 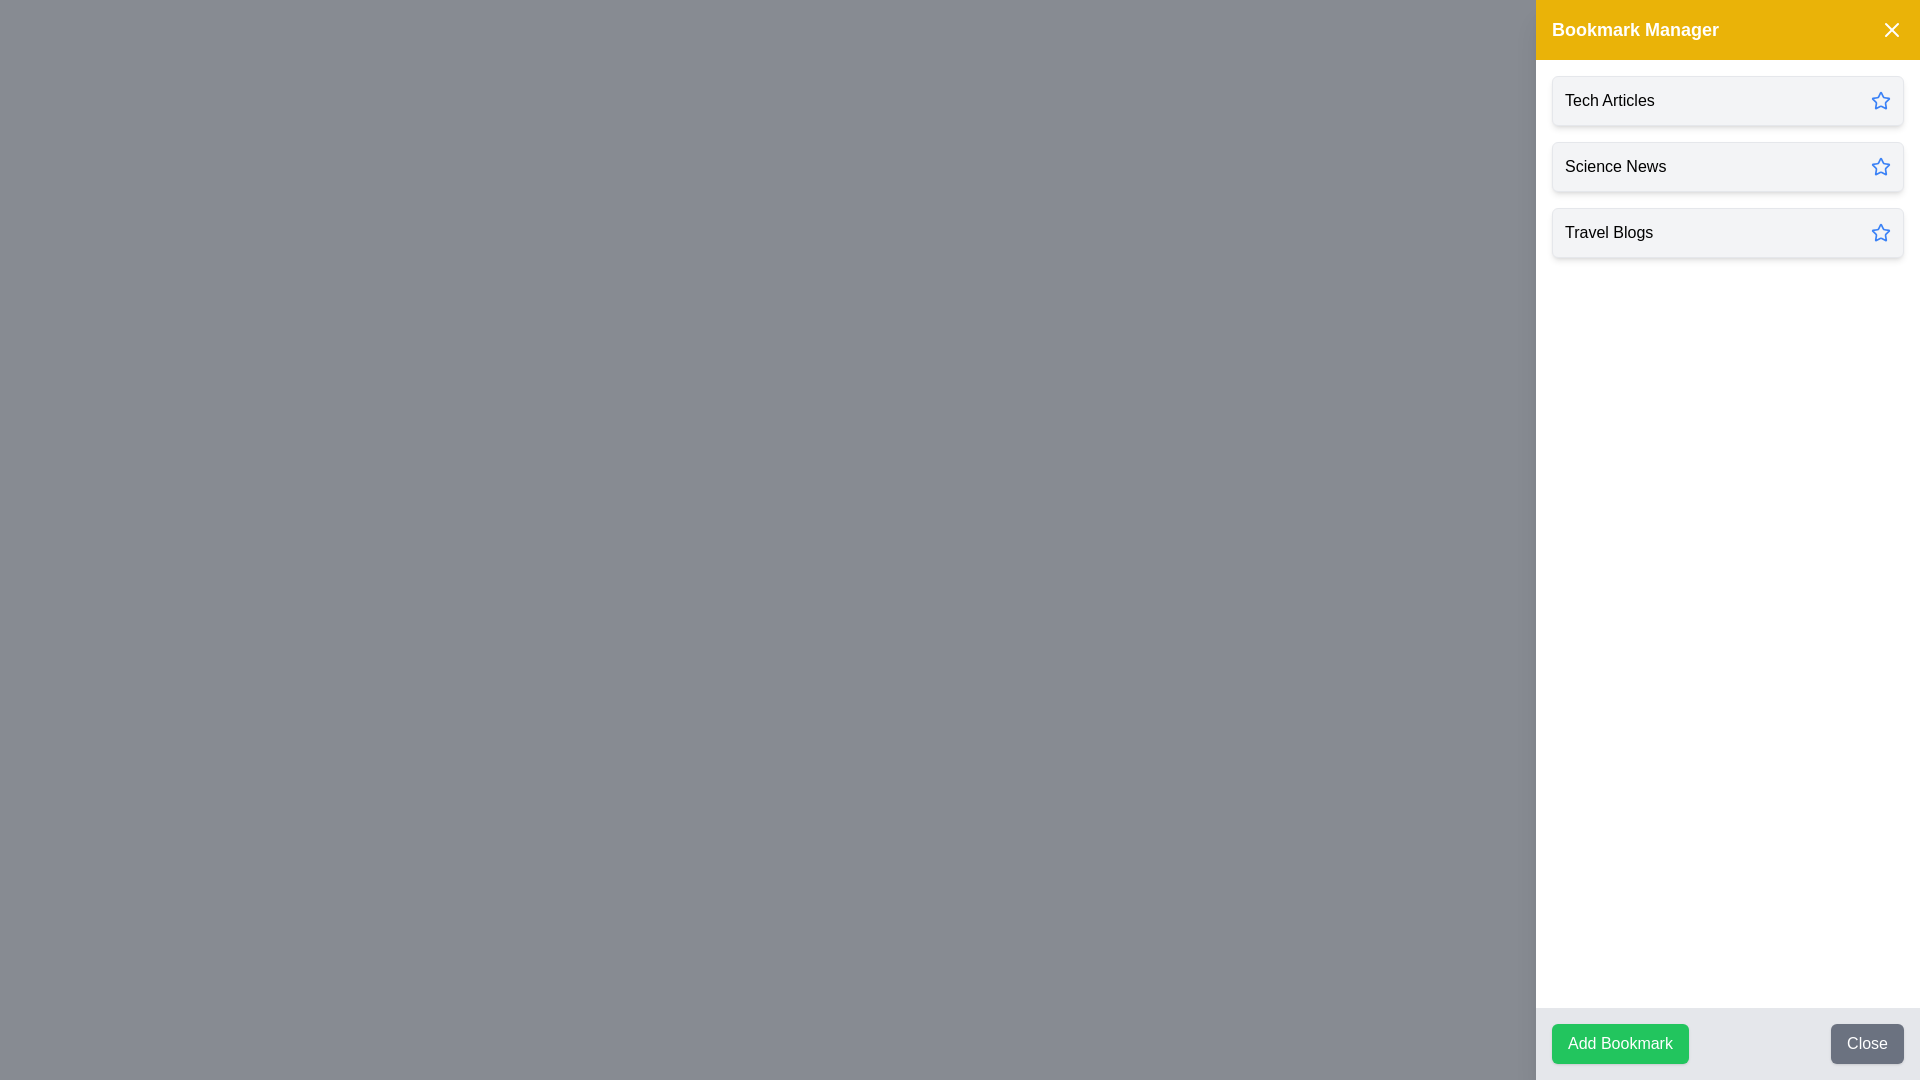 What do you see at coordinates (1620, 1043) in the screenshot?
I see `the leftmost button in the 'Bookmark Manager' side panel` at bounding box center [1620, 1043].